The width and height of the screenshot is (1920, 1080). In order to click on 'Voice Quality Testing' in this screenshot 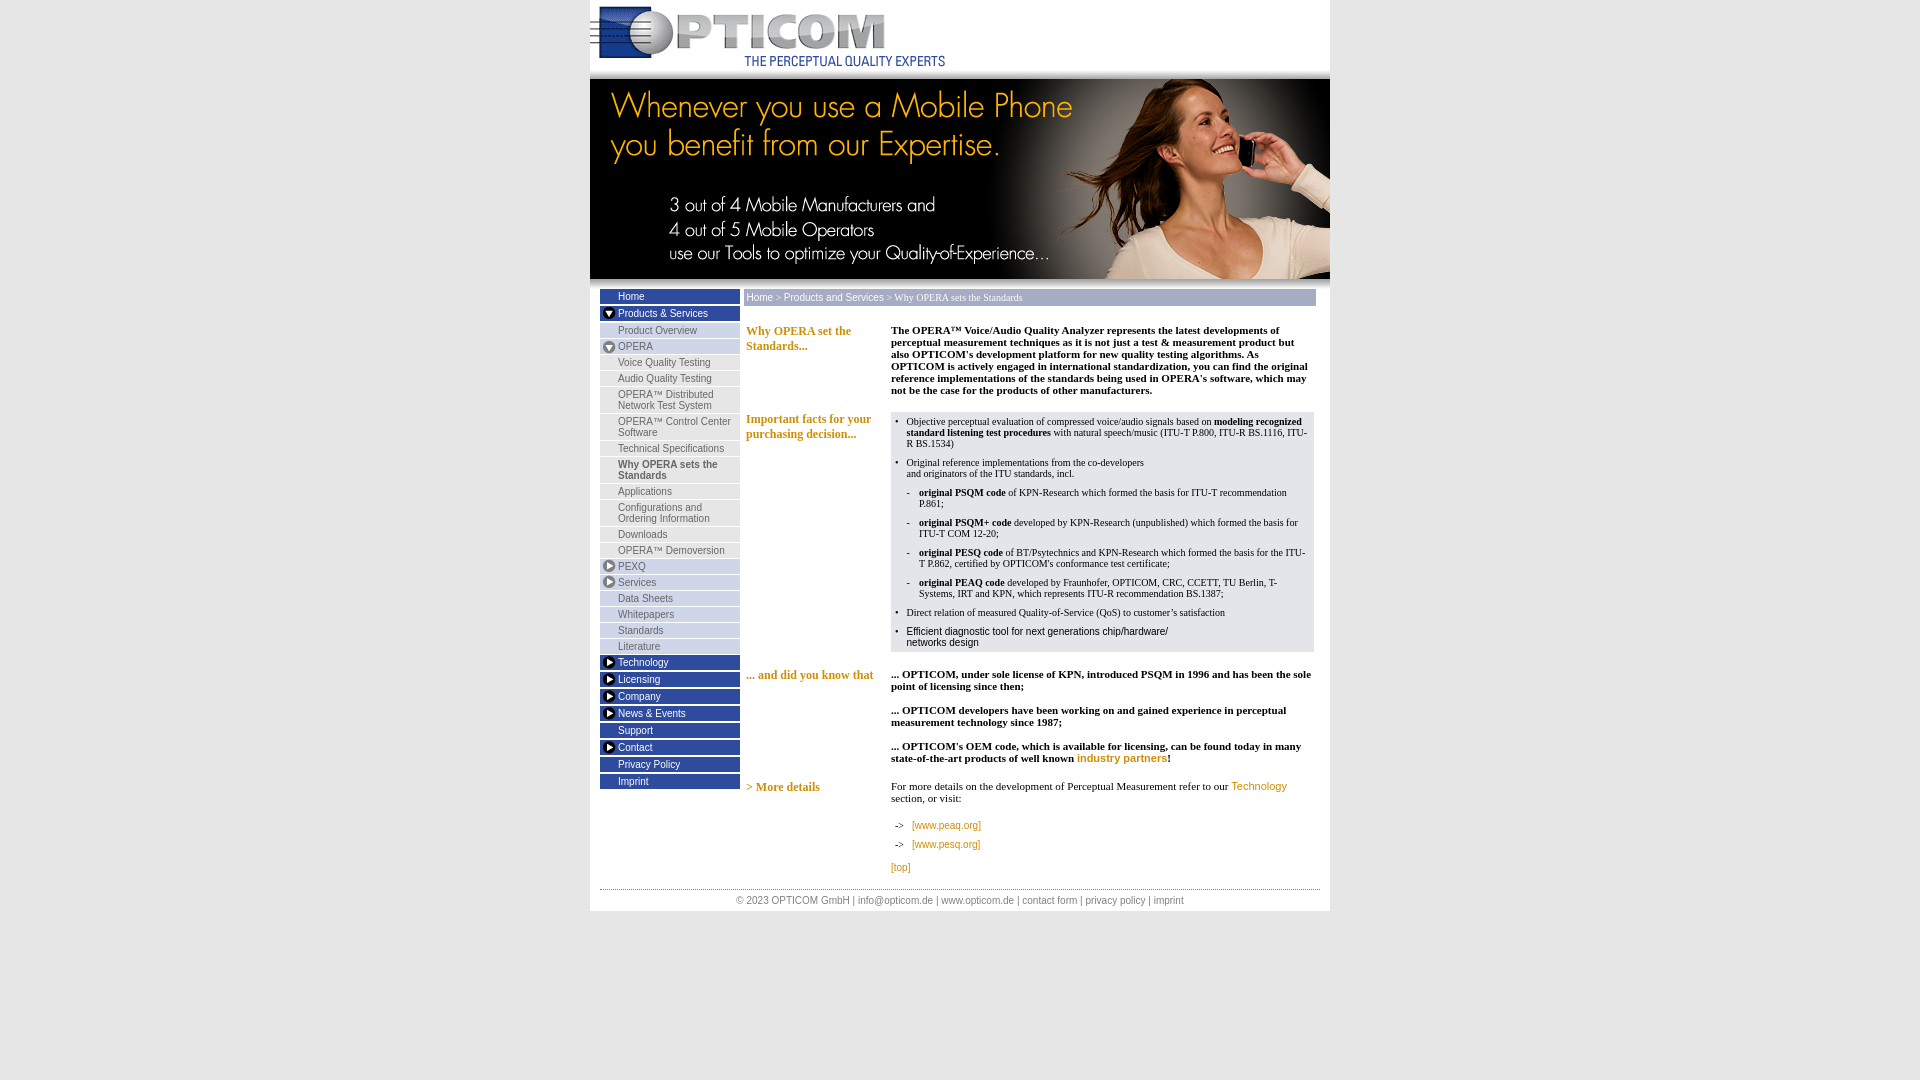, I will do `click(617, 362)`.